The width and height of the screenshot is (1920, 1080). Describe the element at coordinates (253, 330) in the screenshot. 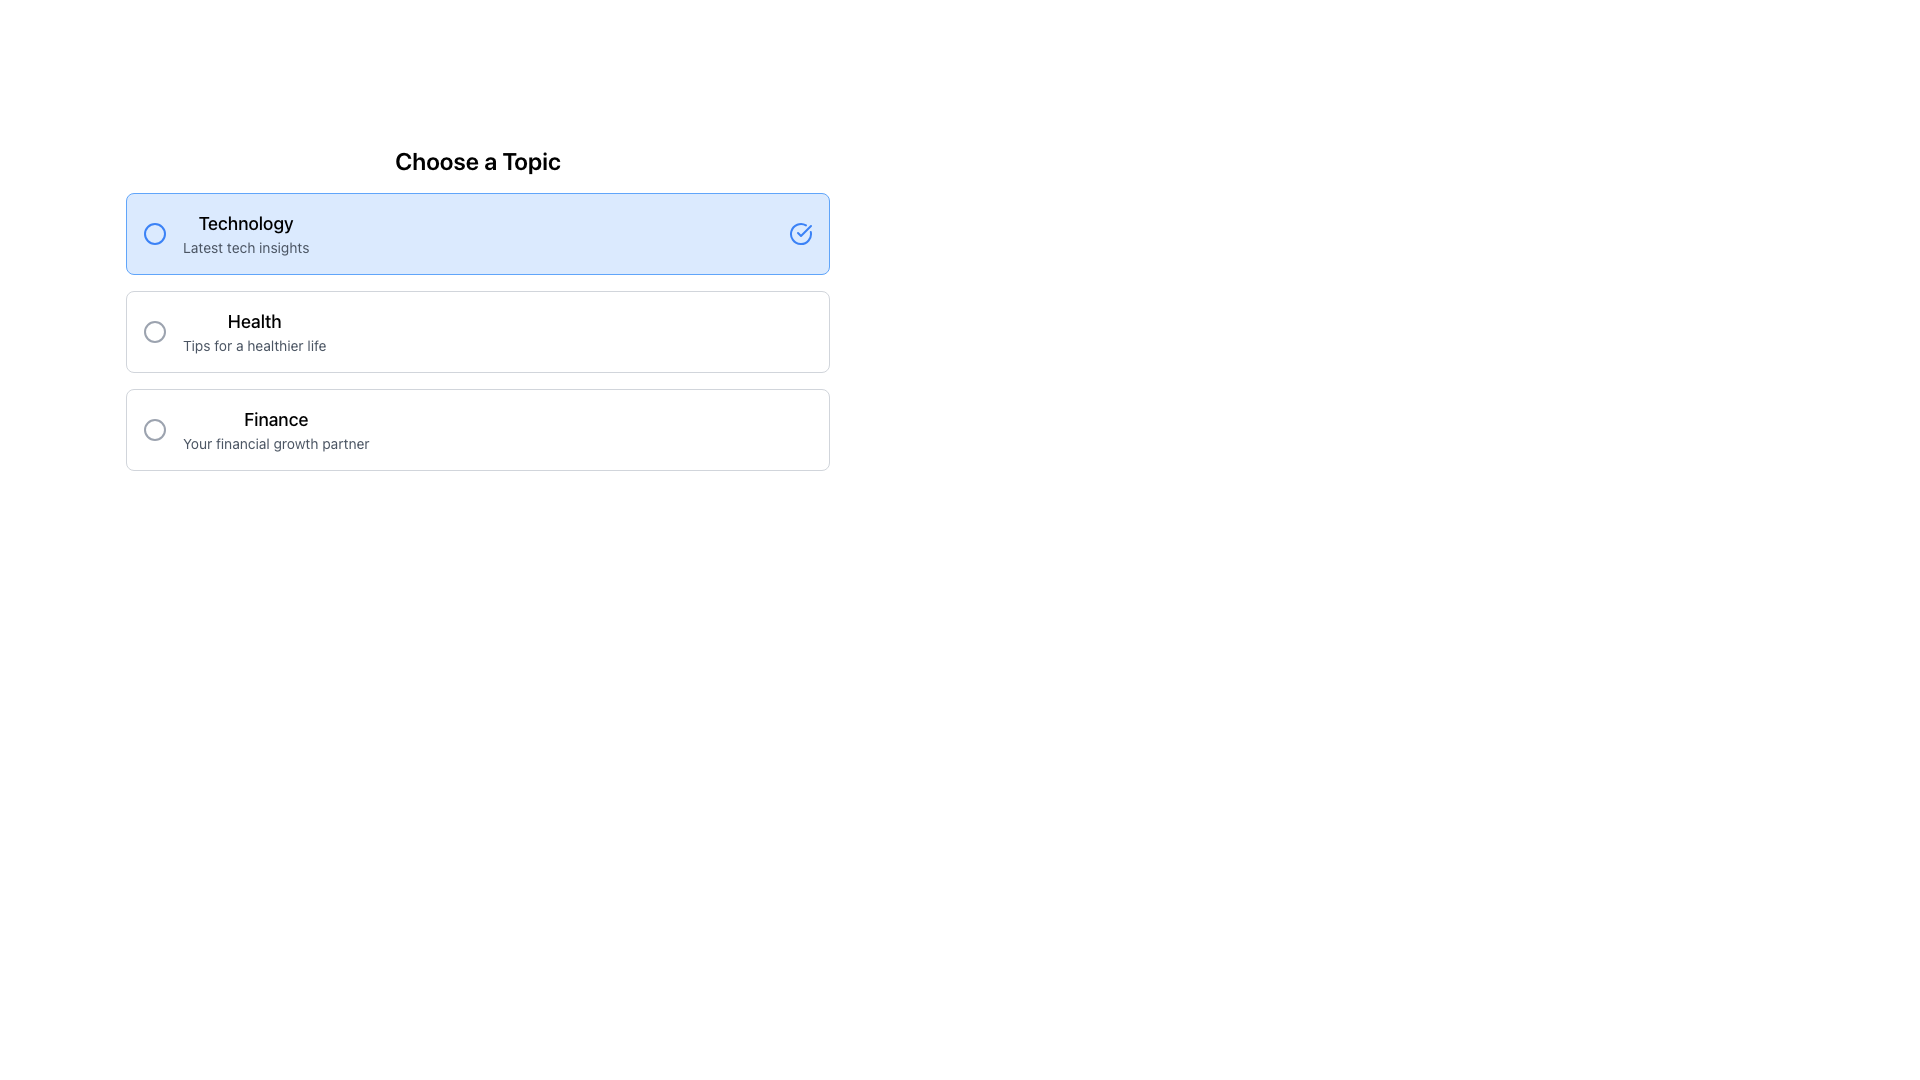

I see `text content of the two-line text block displaying 'Health' and 'Tips for a healthier life', located in the second option of a vertical list` at that location.